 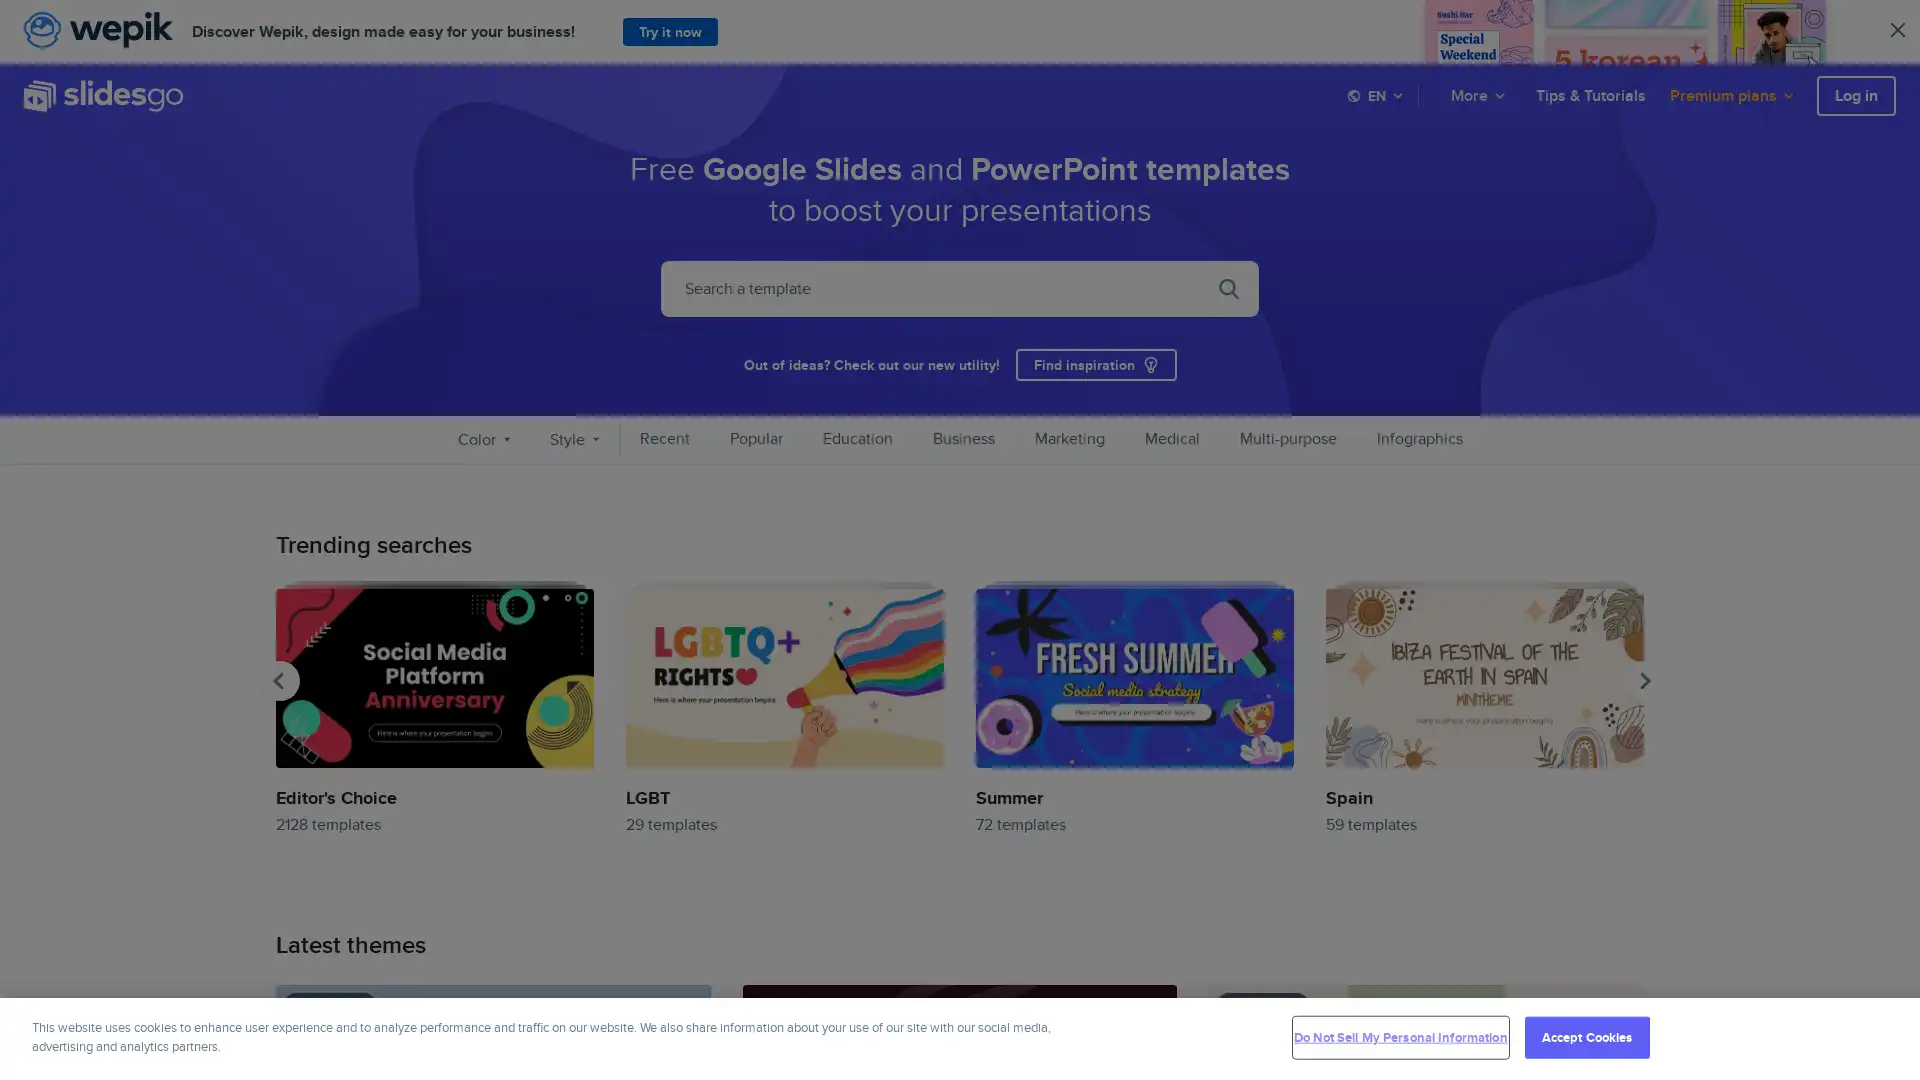 I want to click on Accept Cookies, so click(x=1585, y=1036).